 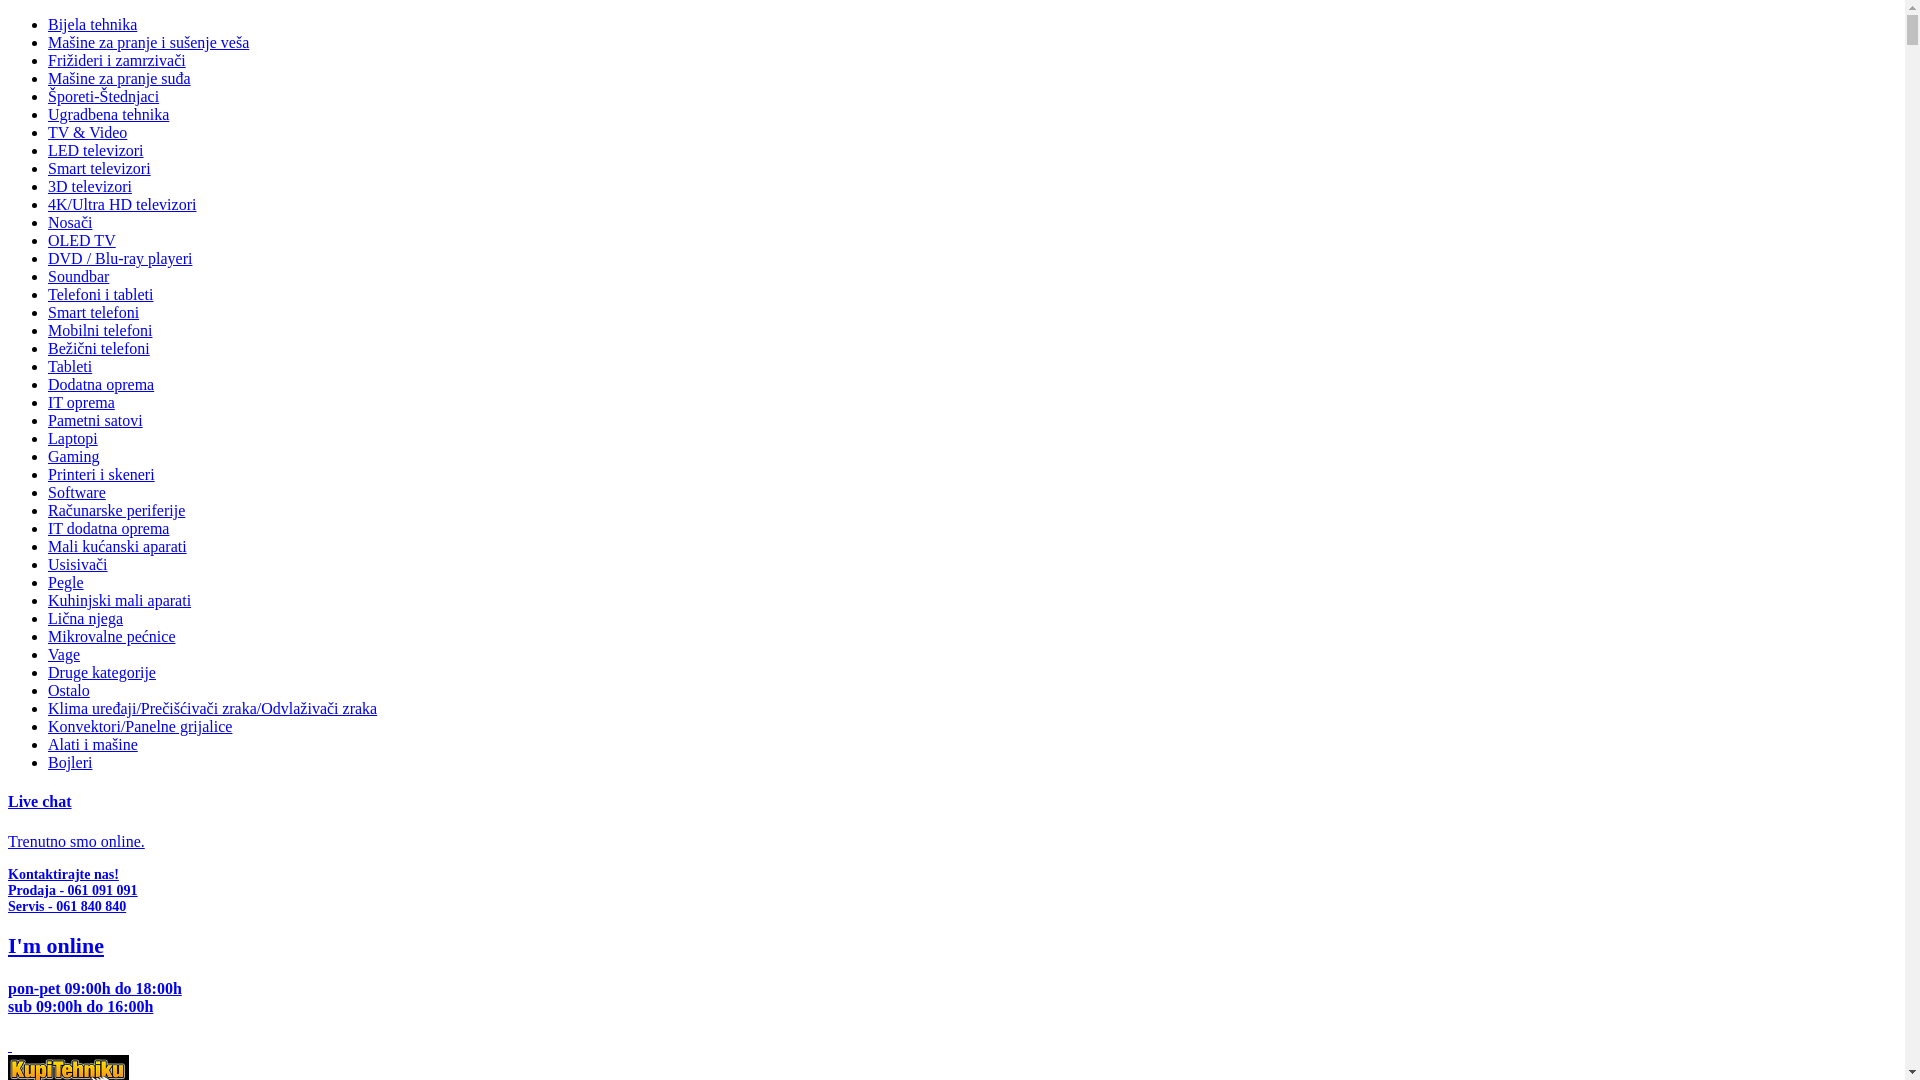 I want to click on 'DVD / Blu-ray playeri', so click(x=119, y=257).